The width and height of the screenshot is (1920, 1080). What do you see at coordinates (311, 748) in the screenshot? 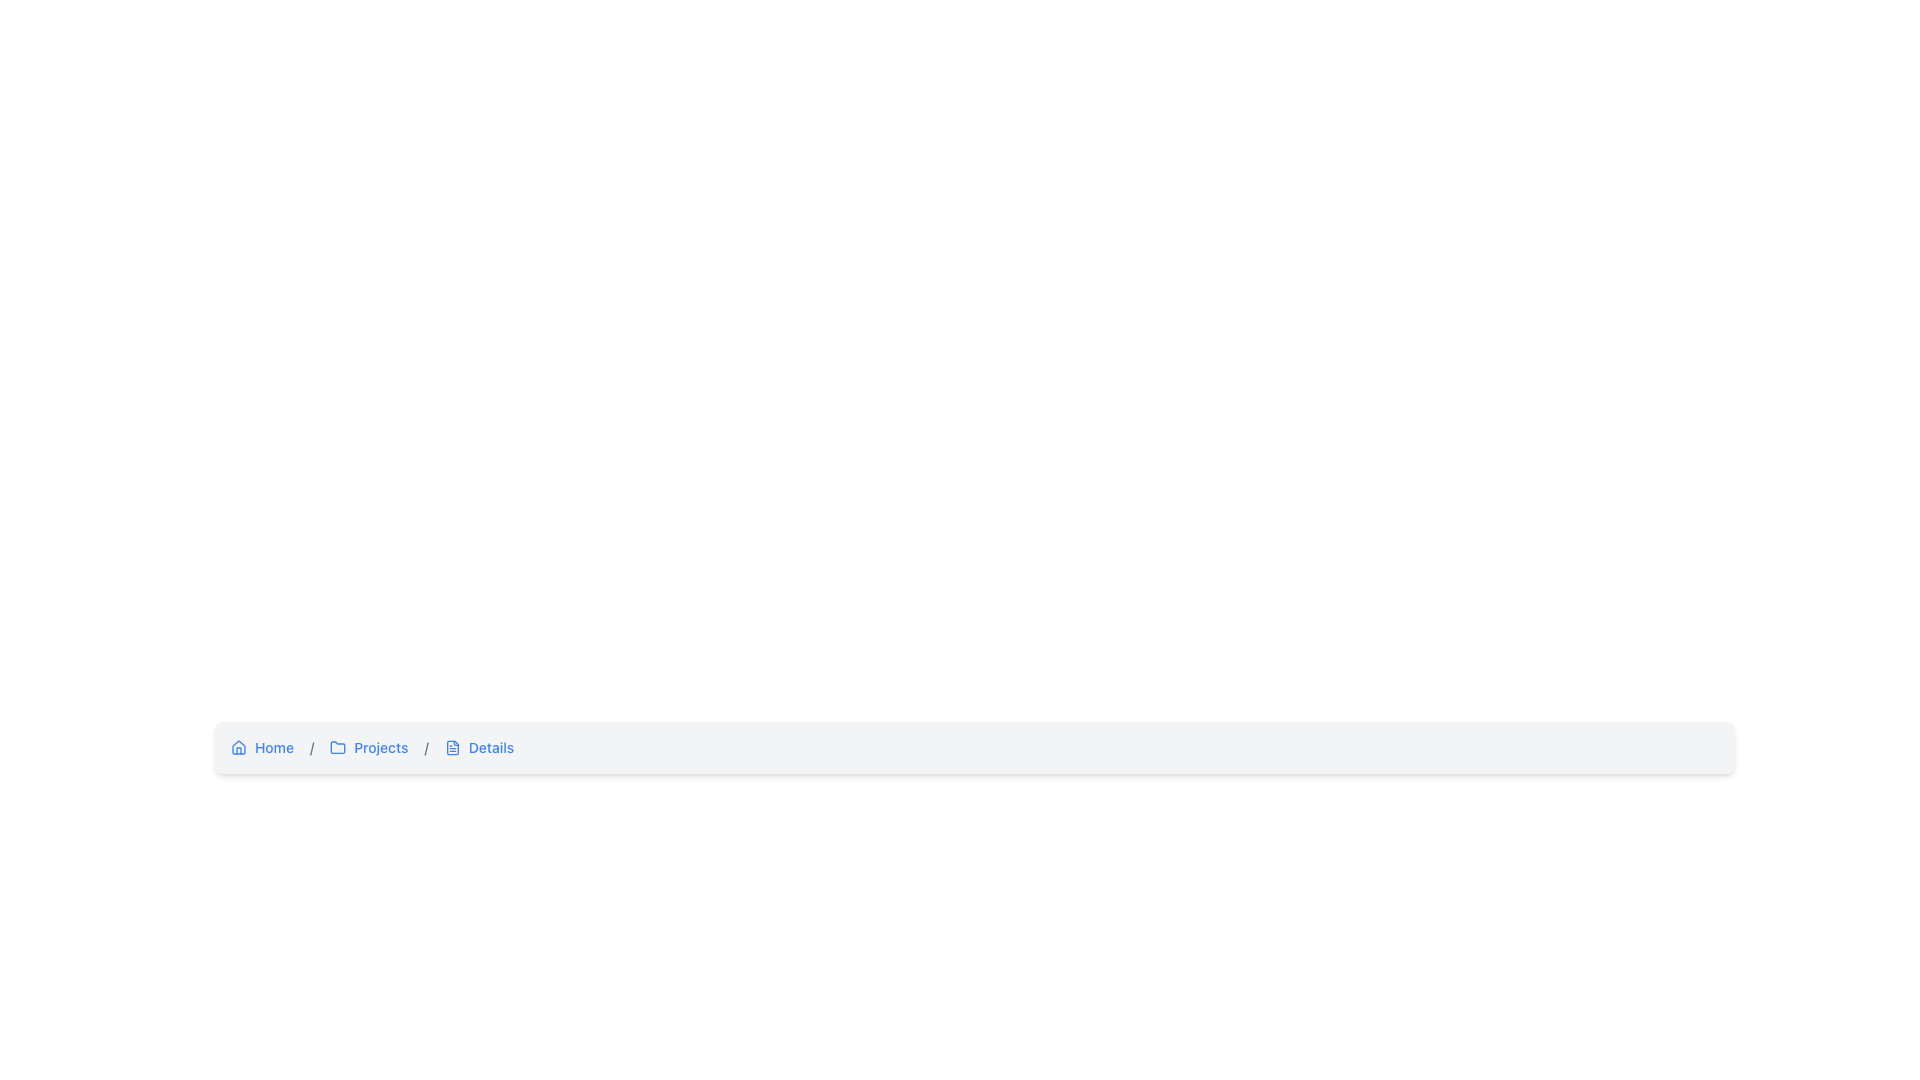
I see `the small gray forward slash ('/') text element that serves as a separator in the breadcrumb navigation bar, located between 'Home' and 'Projects'` at bounding box center [311, 748].